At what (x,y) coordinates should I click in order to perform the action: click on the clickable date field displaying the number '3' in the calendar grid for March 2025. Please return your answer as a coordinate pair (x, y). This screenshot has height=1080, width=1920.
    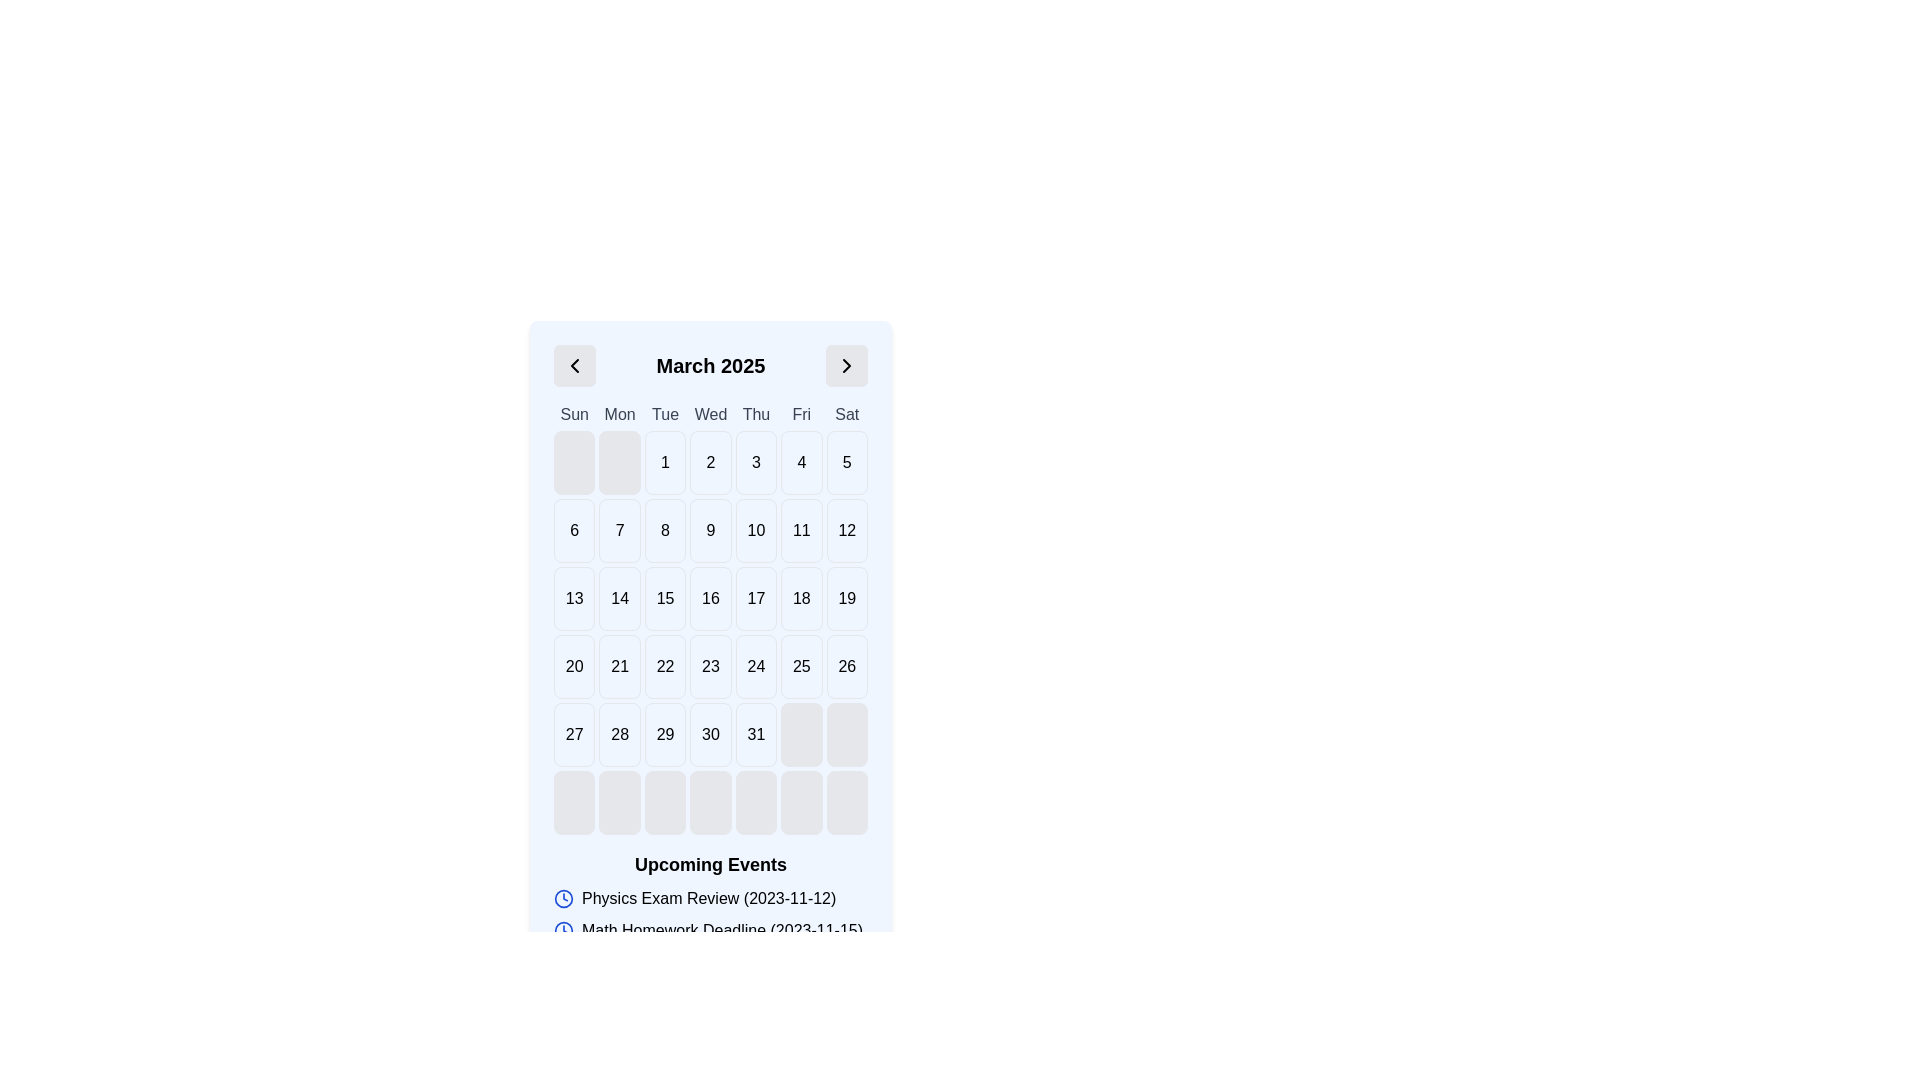
    Looking at the image, I should click on (755, 462).